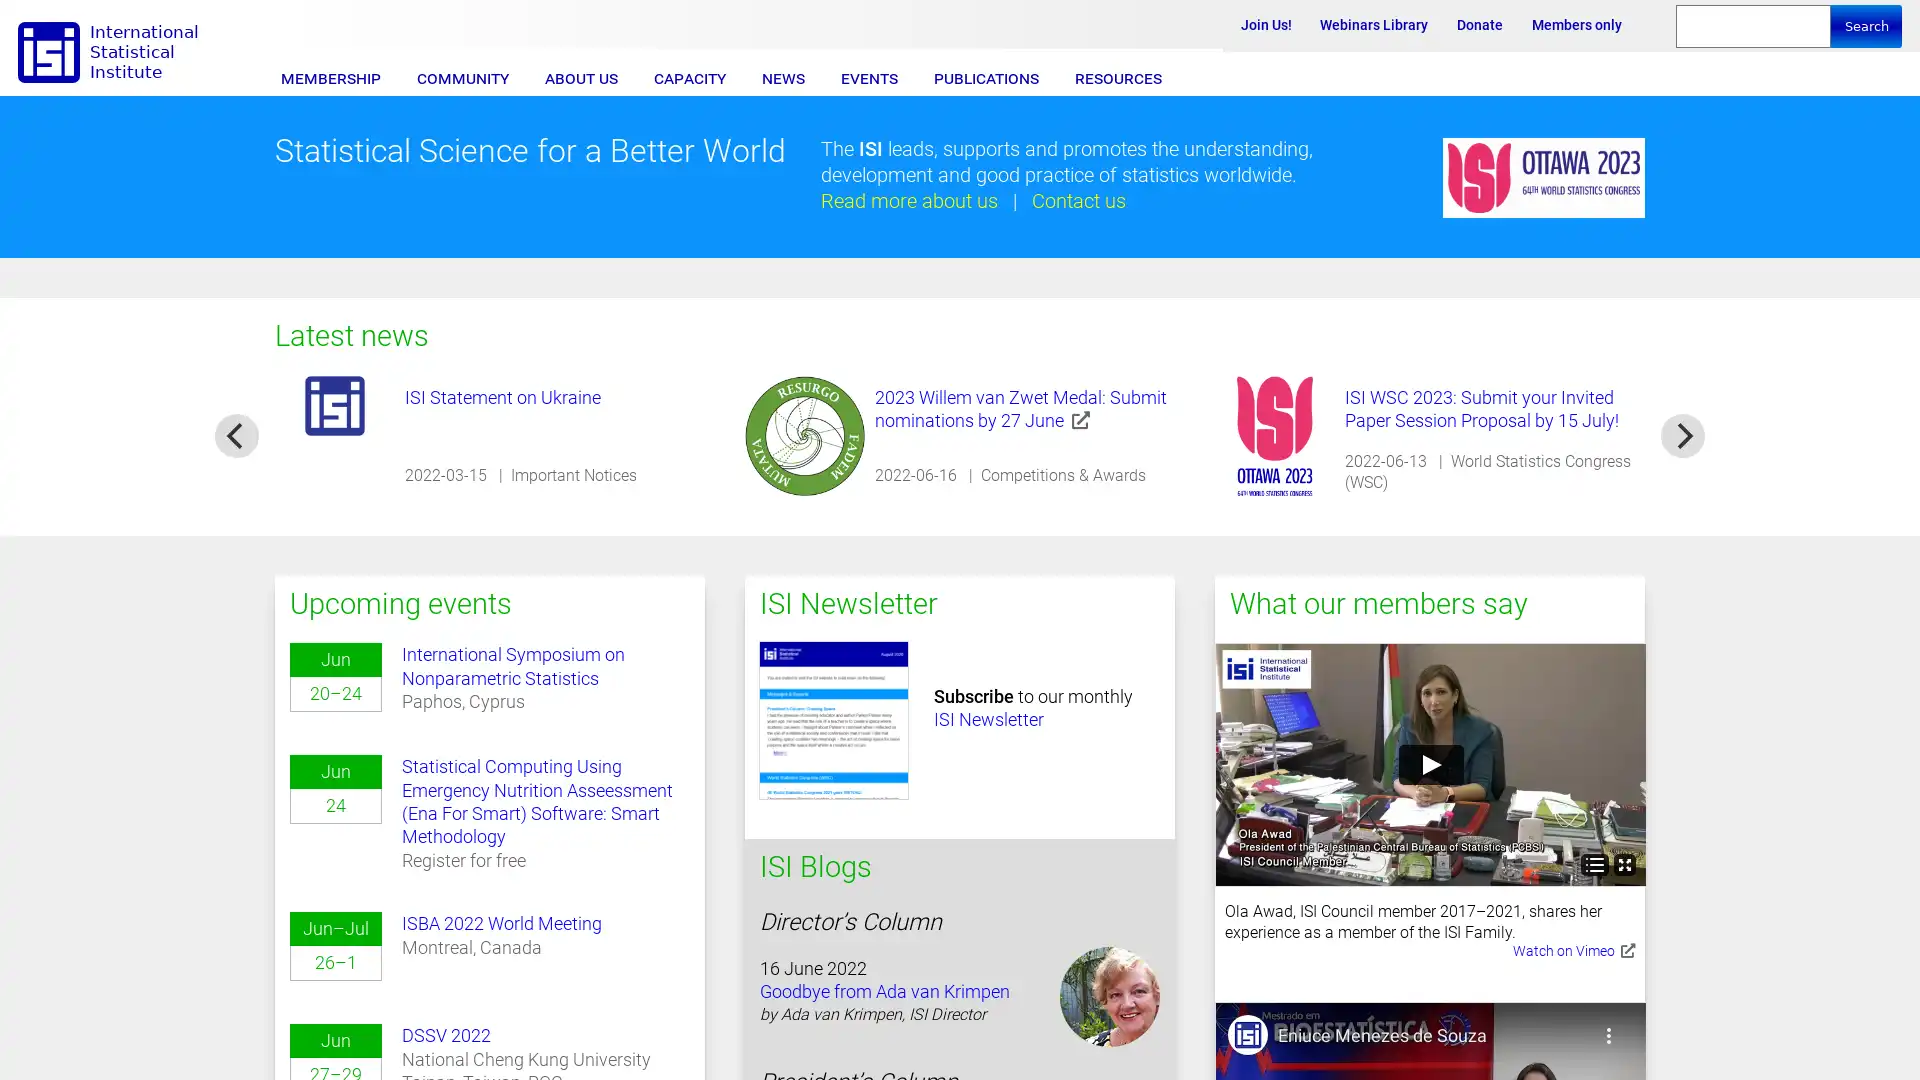 This screenshot has height=1080, width=1920. I want to click on previous, so click(236, 434).